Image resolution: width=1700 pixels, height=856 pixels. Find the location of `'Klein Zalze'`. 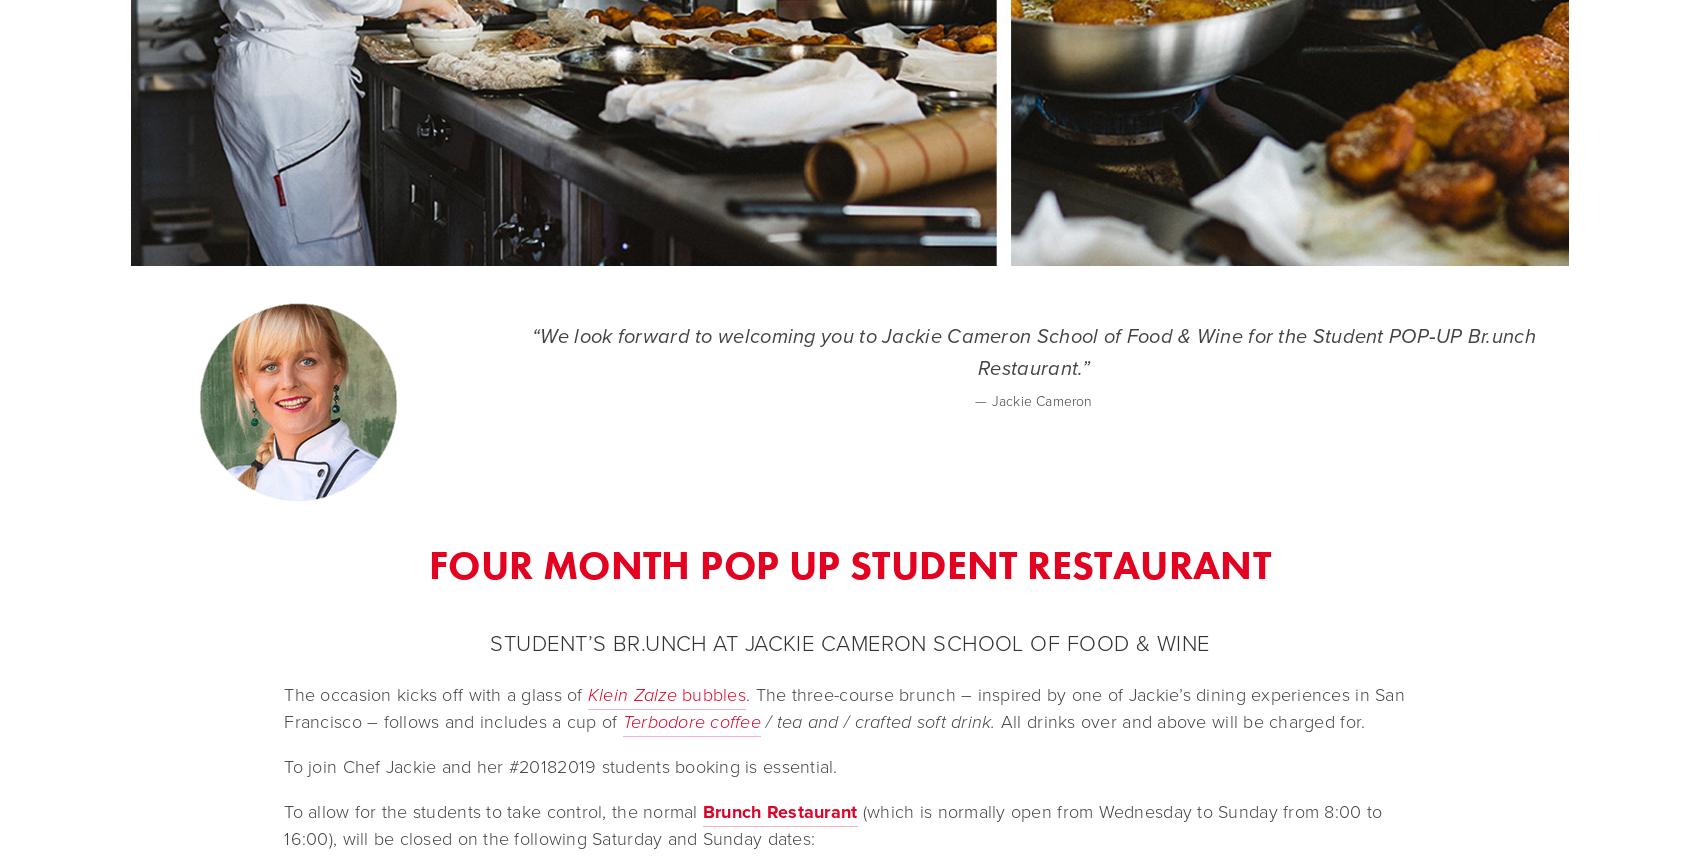

'Klein Zalze' is located at coordinates (630, 693).